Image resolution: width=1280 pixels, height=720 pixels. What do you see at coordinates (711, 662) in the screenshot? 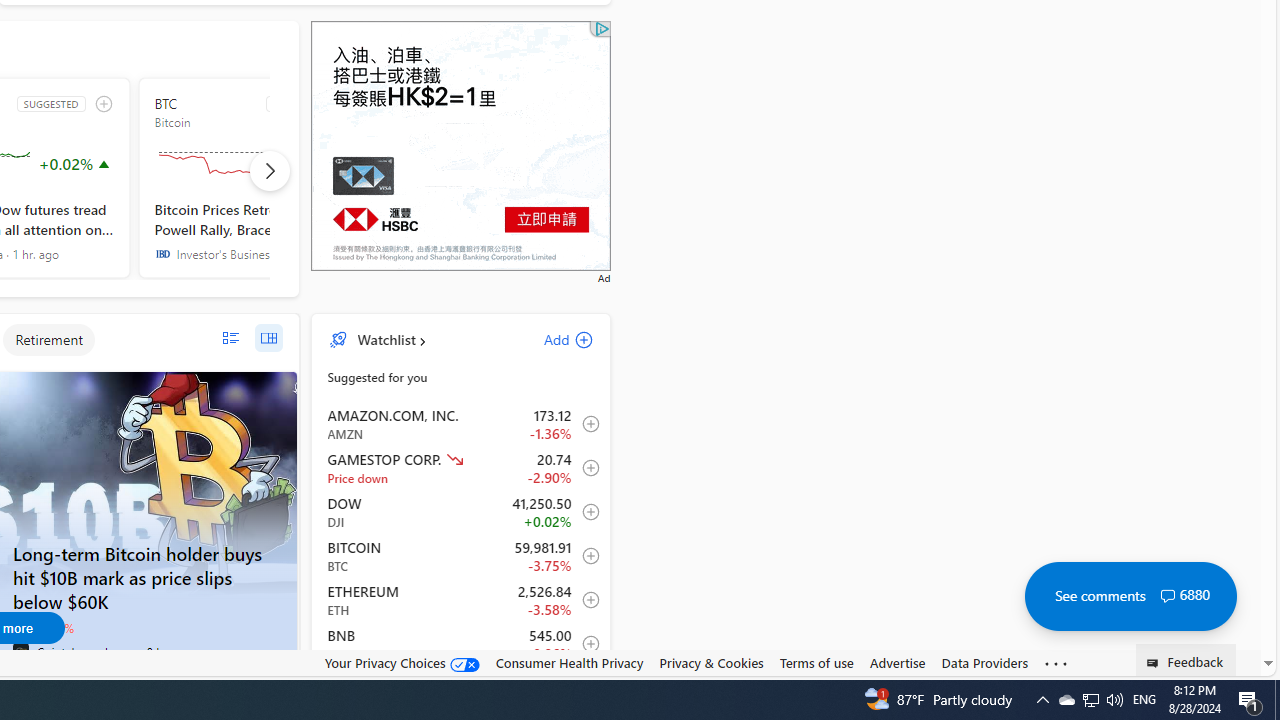
I see `'Privacy & Cookies'` at bounding box center [711, 662].